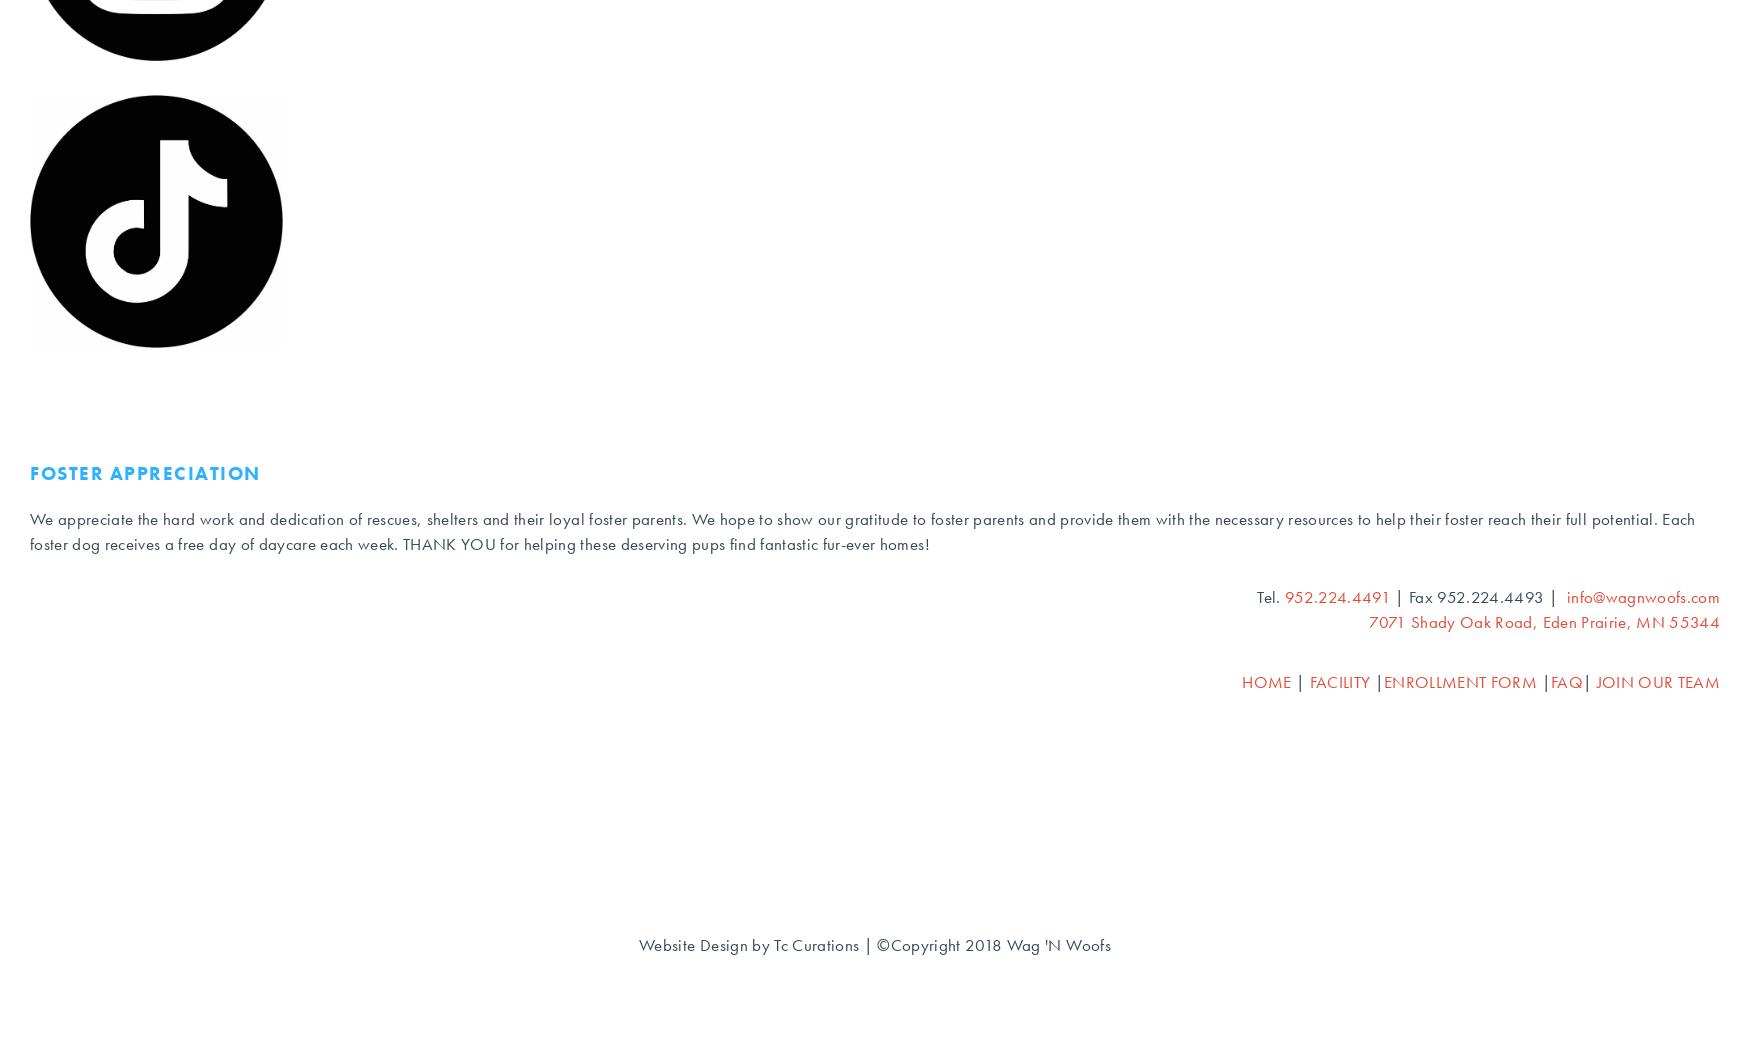 The height and width of the screenshot is (1042, 1750). What do you see at coordinates (1337, 595) in the screenshot?
I see `'952.224.4491'` at bounding box center [1337, 595].